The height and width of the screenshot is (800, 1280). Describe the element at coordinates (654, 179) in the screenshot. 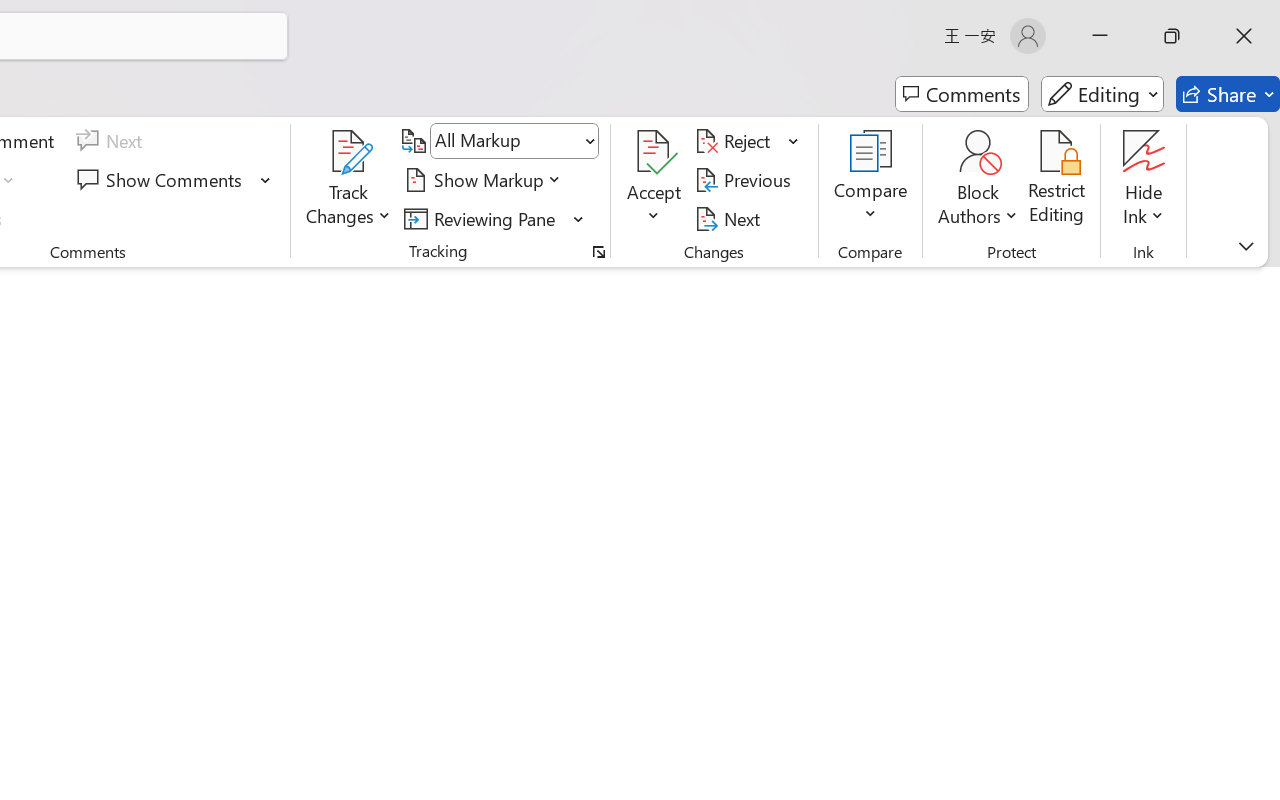

I see `'Accept'` at that location.